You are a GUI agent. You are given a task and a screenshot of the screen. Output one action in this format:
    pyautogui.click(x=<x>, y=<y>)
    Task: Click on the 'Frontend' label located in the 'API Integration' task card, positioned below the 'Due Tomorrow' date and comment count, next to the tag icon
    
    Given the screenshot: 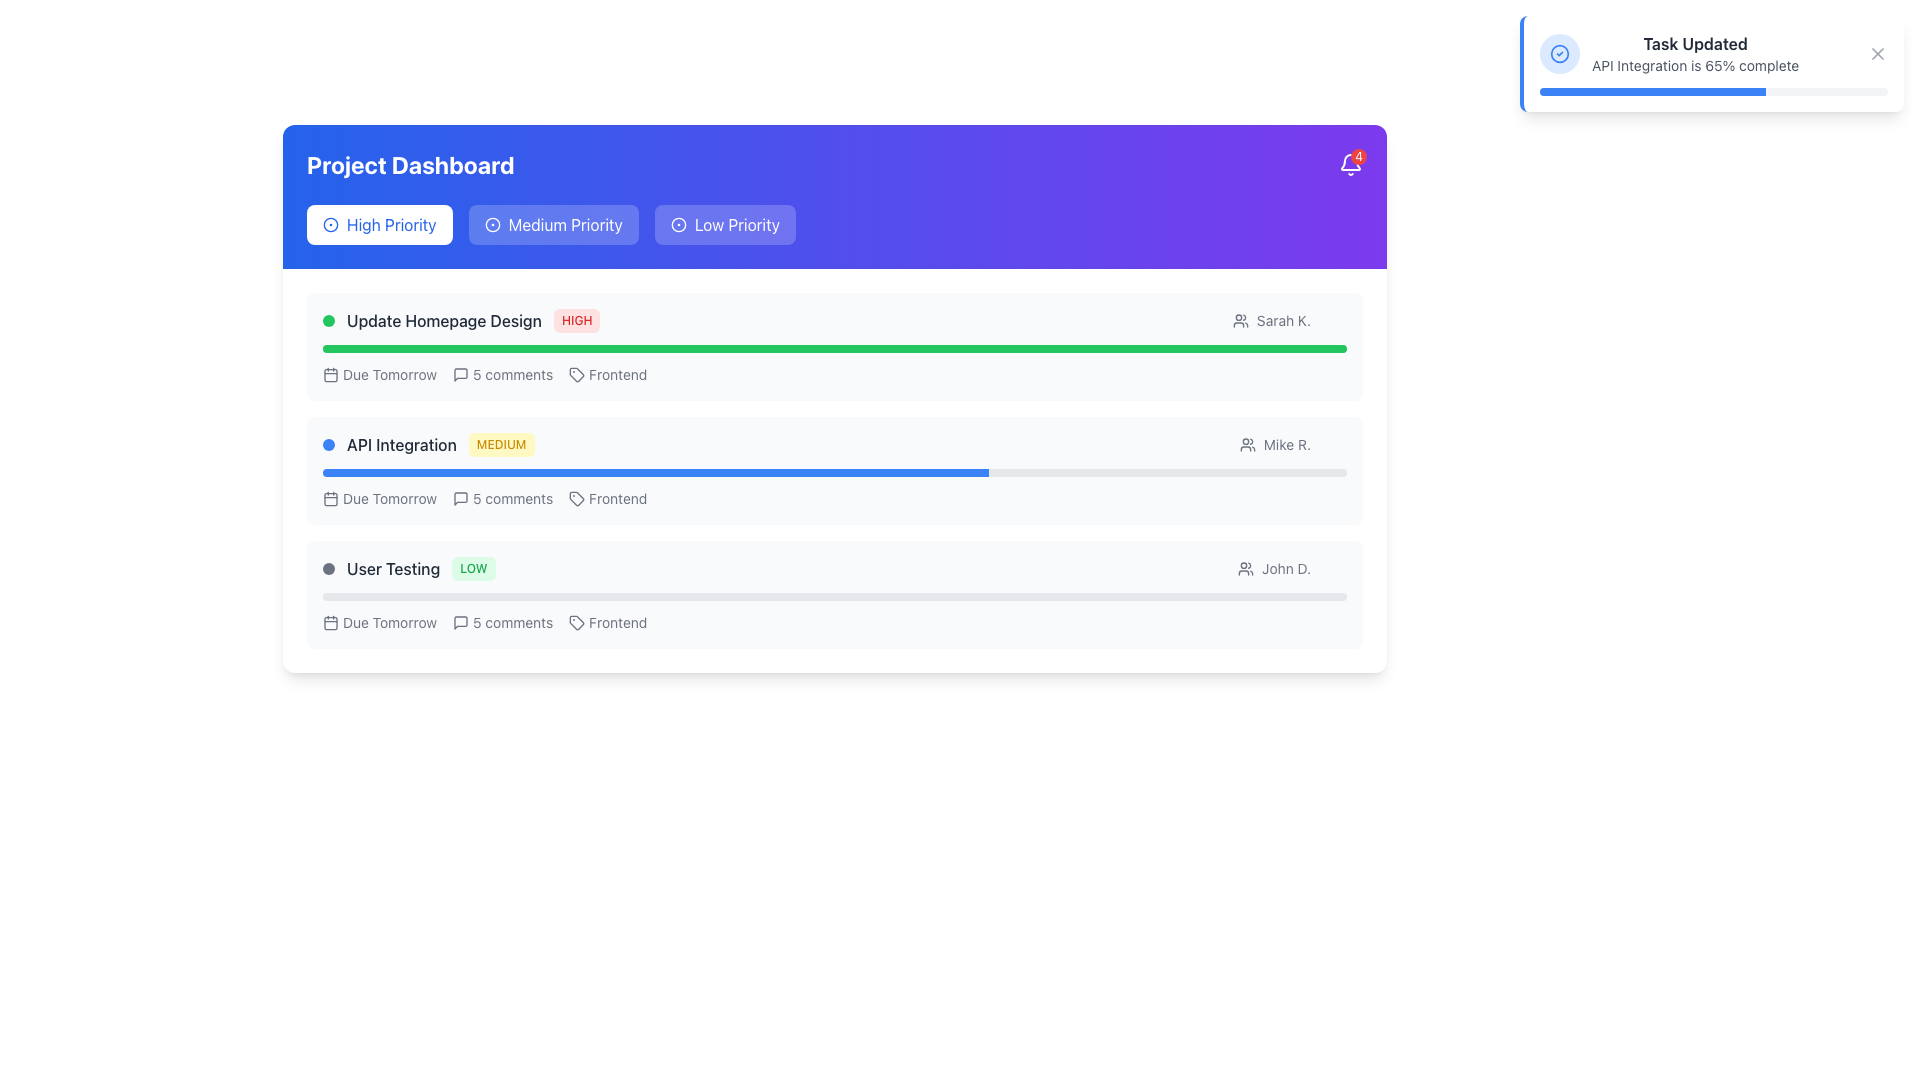 What is the action you would take?
    pyautogui.click(x=617, y=497)
    